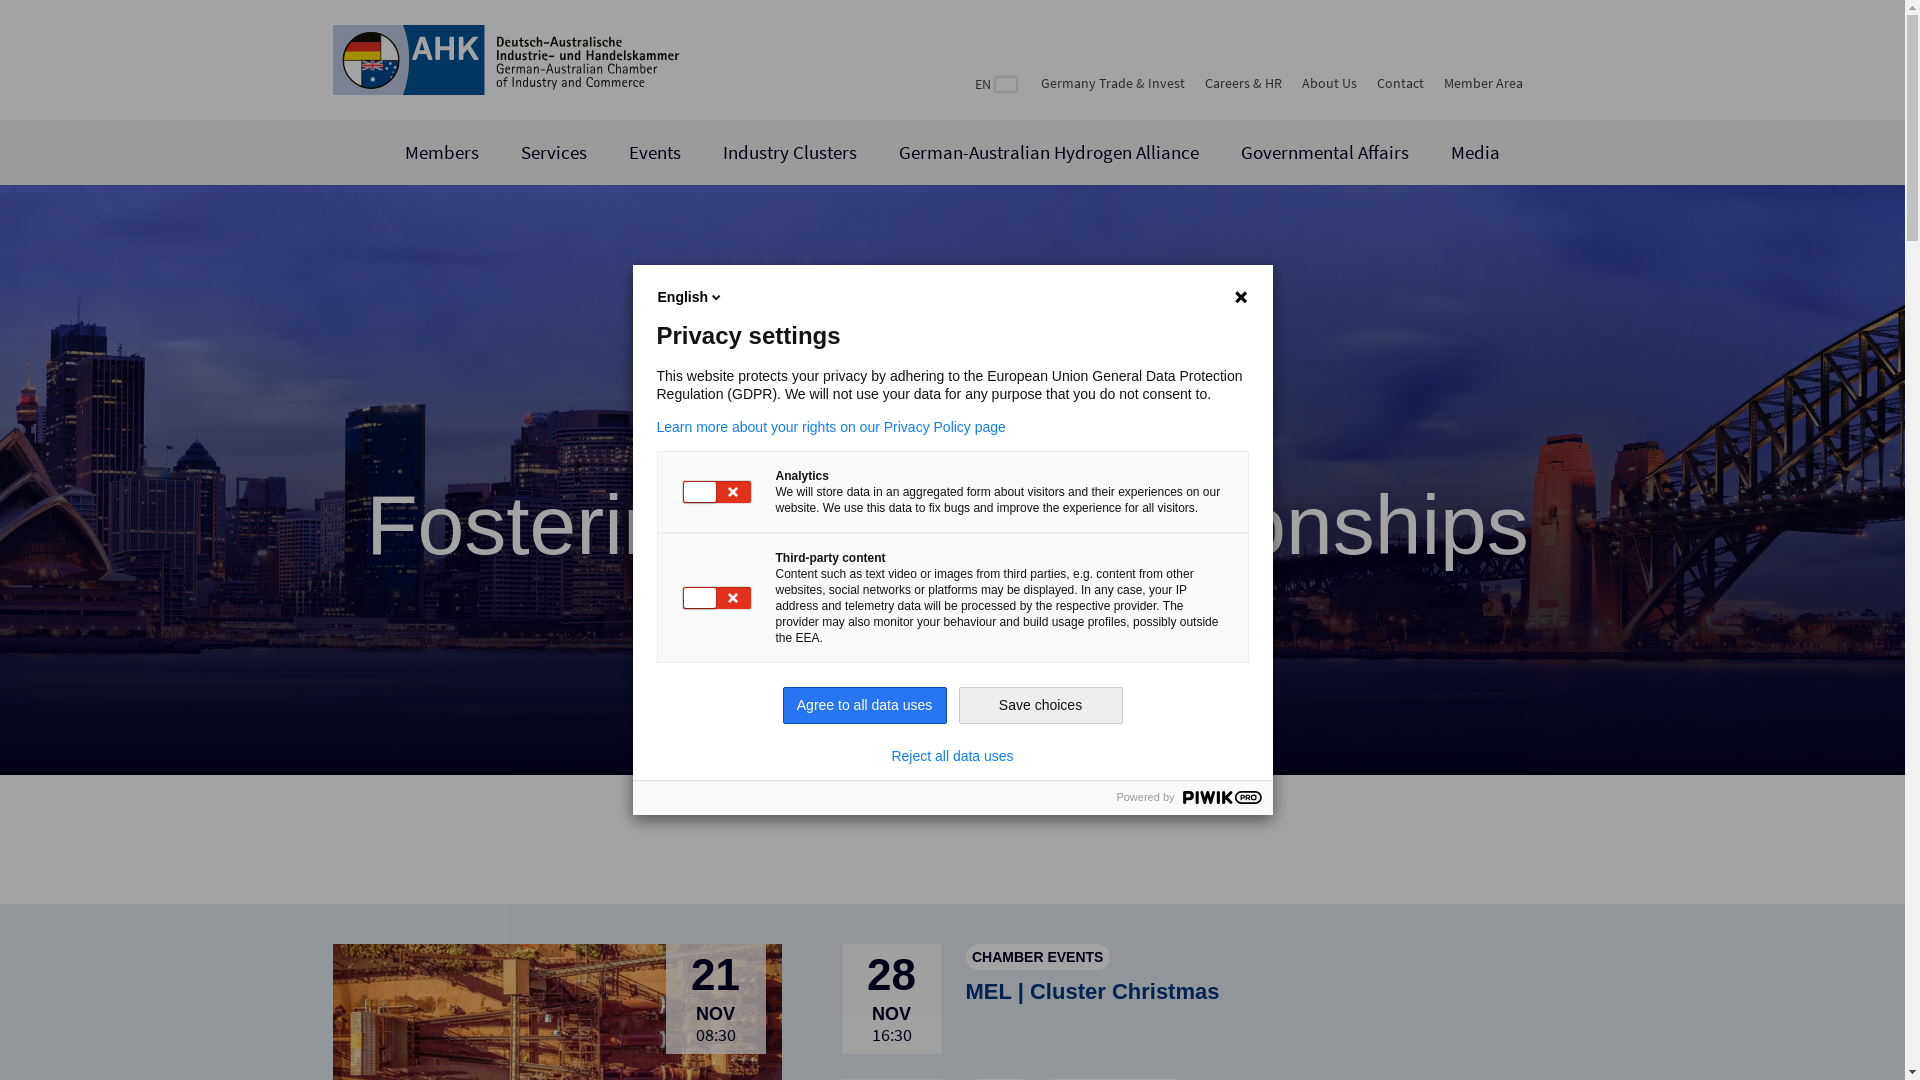  What do you see at coordinates (553, 151) in the screenshot?
I see `'Services'` at bounding box center [553, 151].